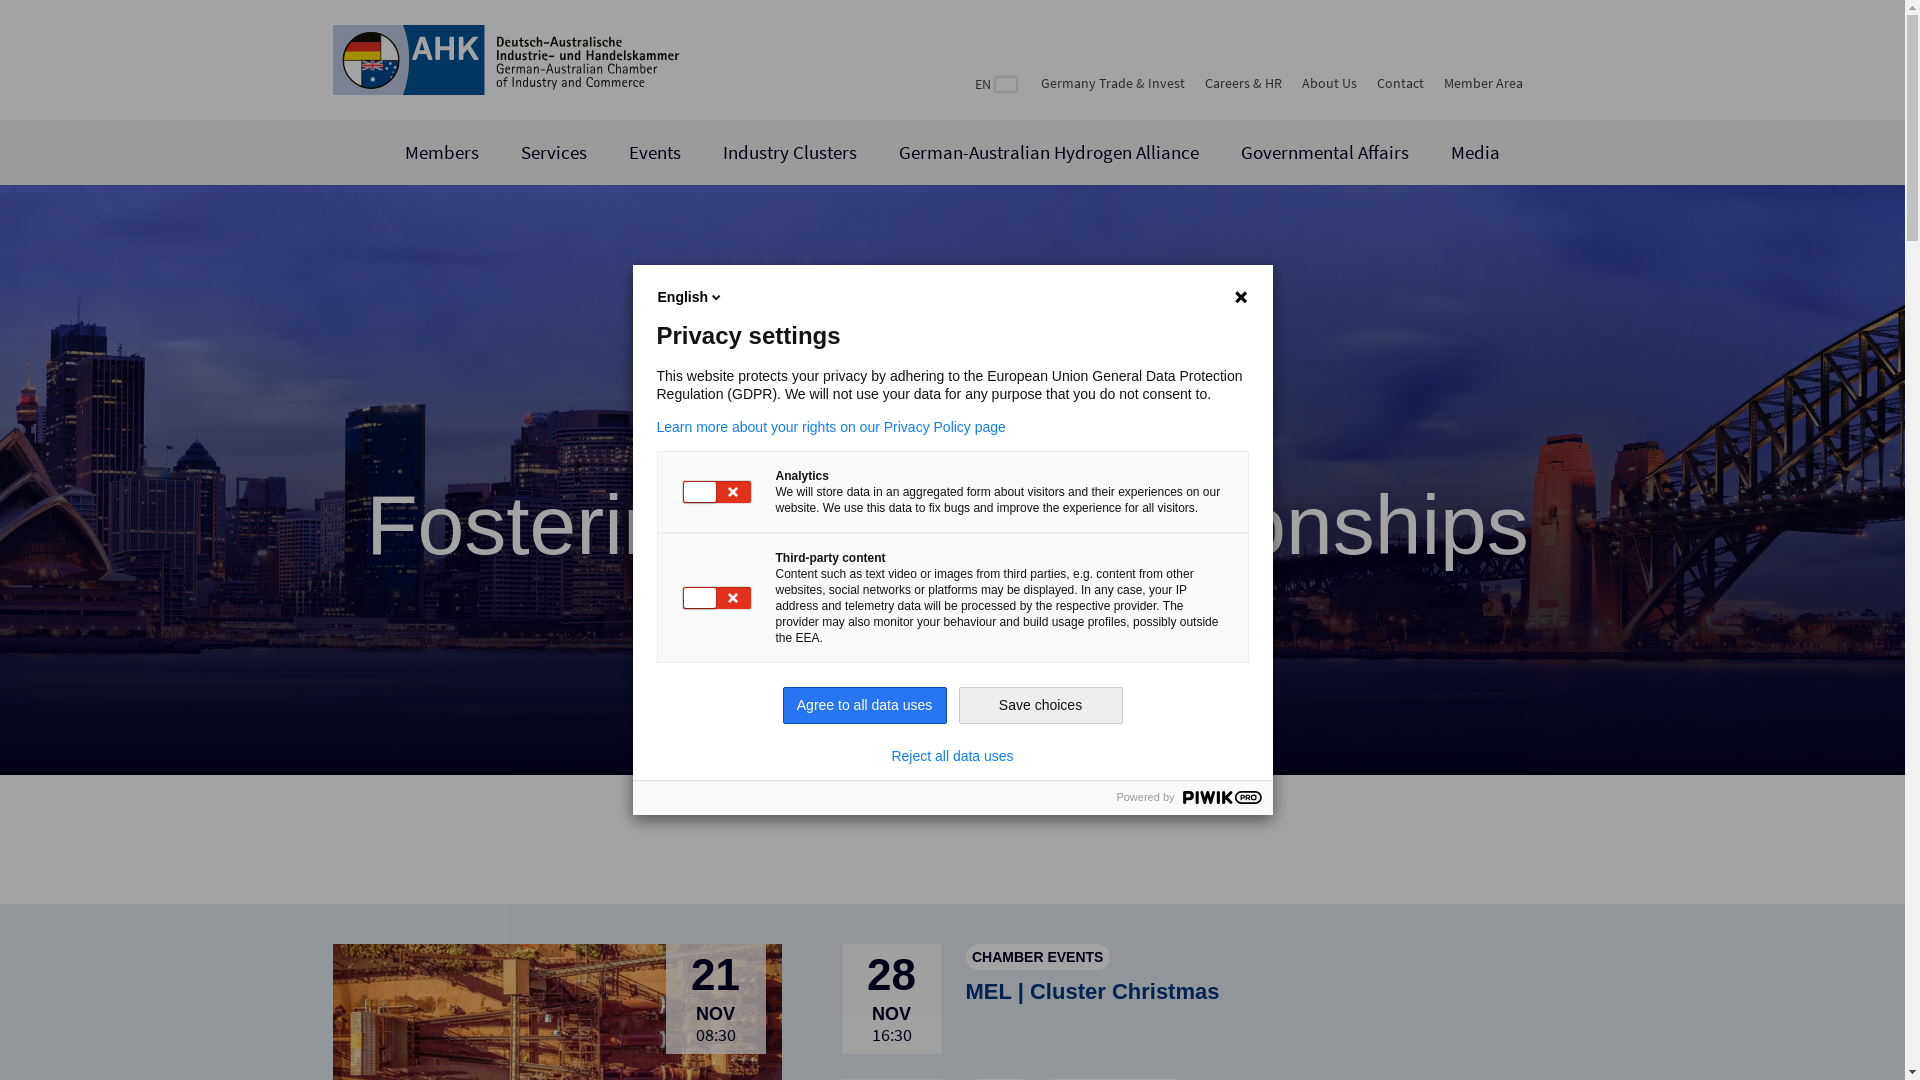  What do you see at coordinates (553, 151) in the screenshot?
I see `'Services'` at bounding box center [553, 151].